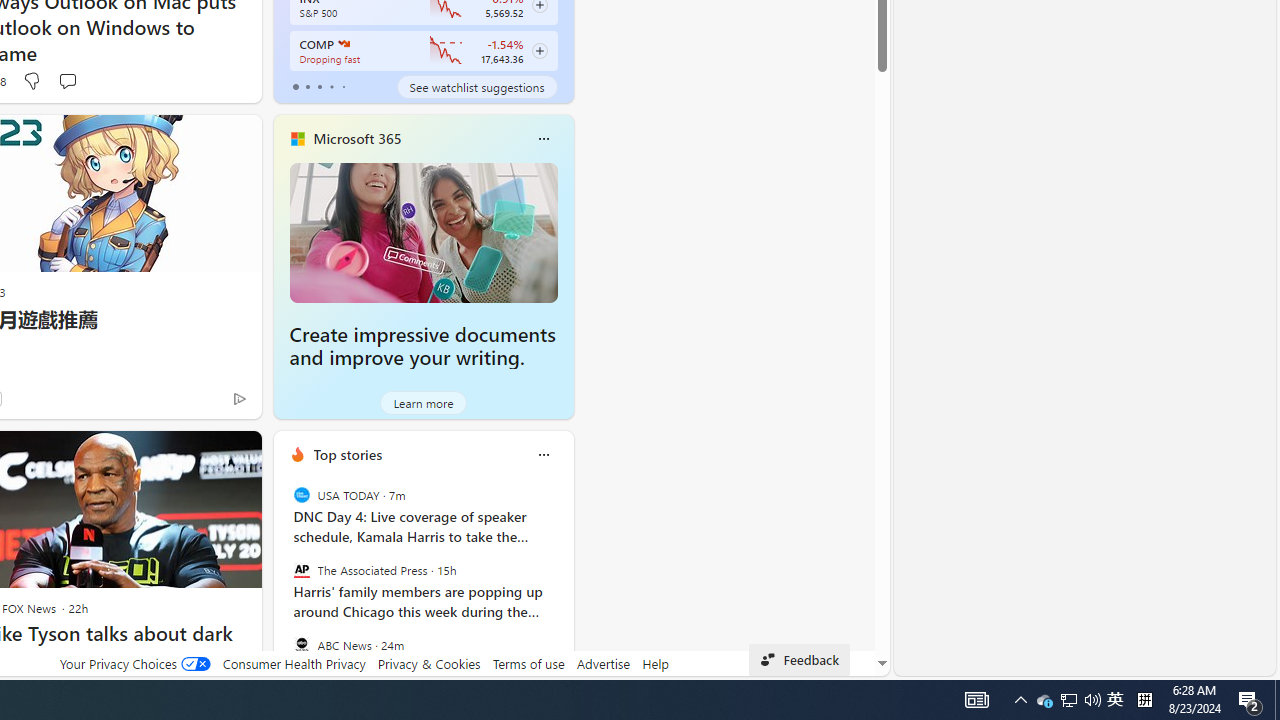  I want to click on 'Help', so click(656, 663).